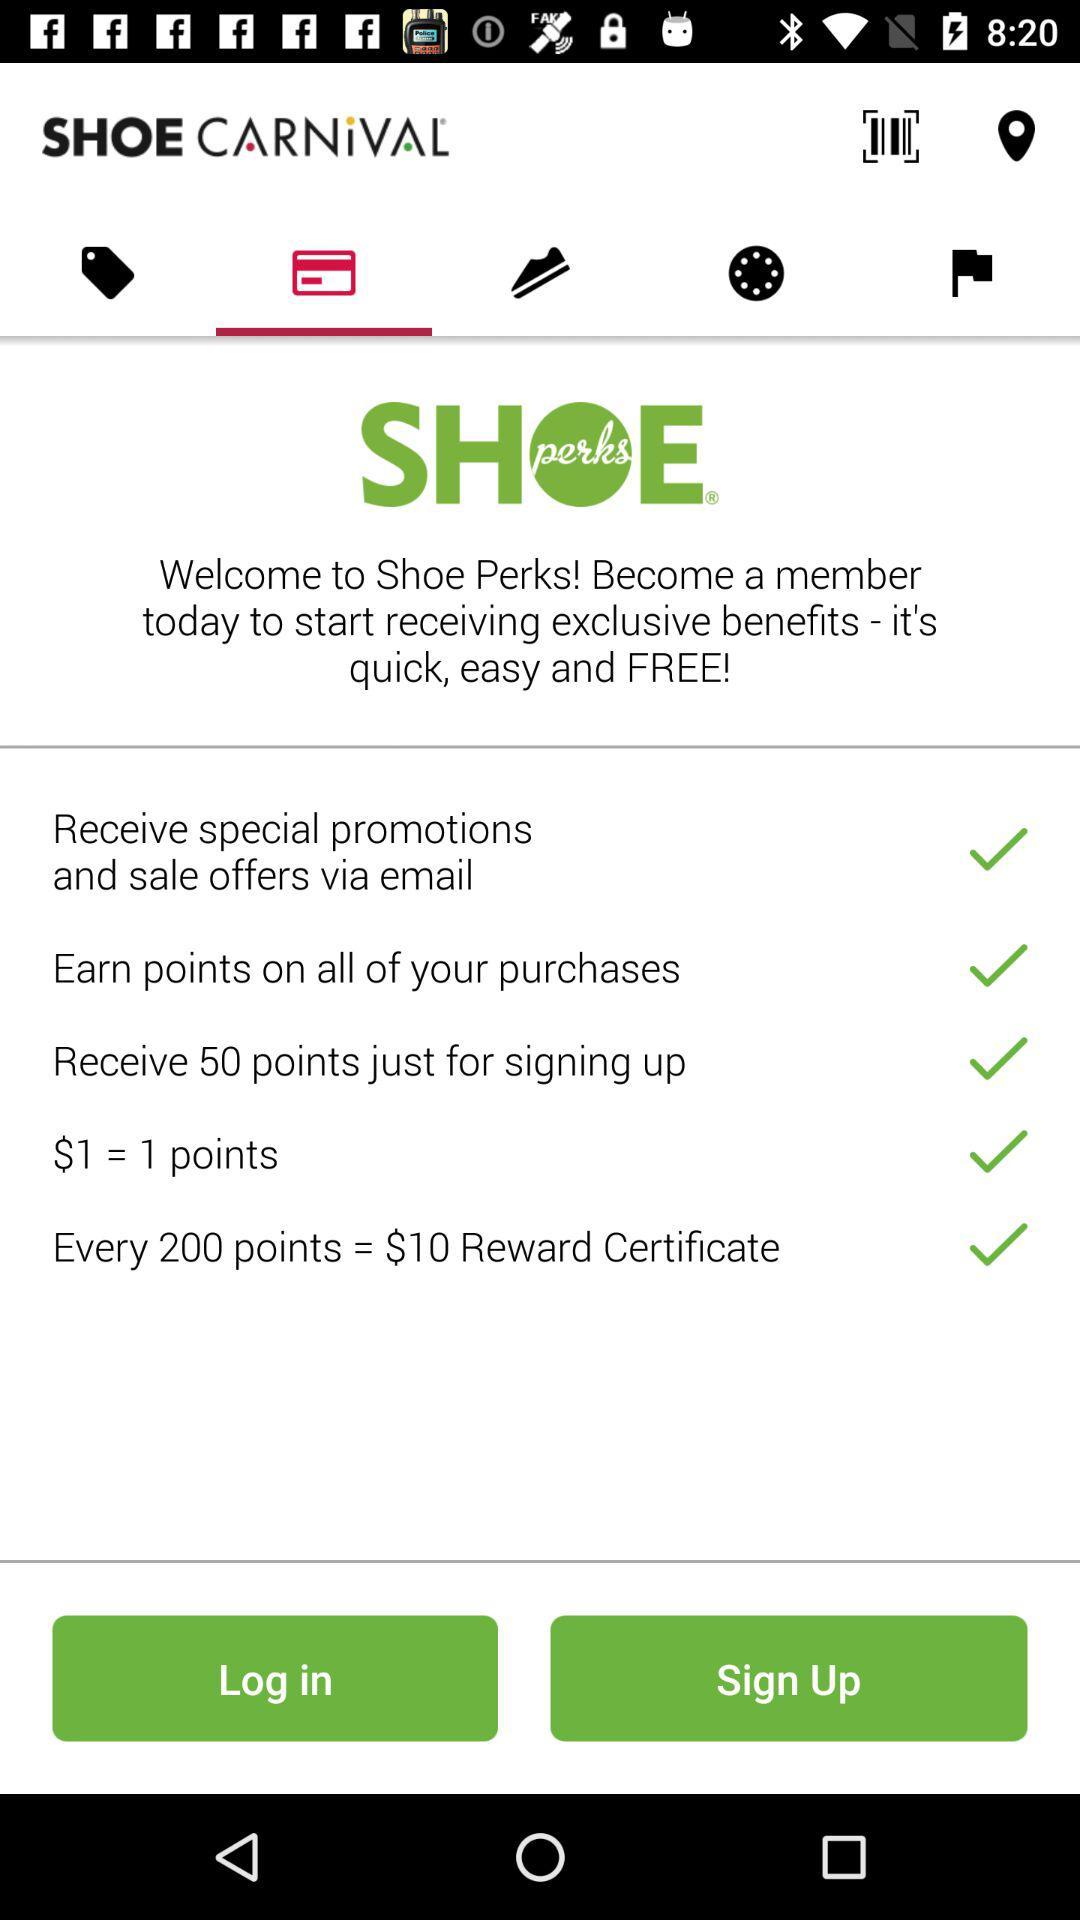  Describe the element at coordinates (275, 1678) in the screenshot. I see `the log in at the bottom left corner` at that location.